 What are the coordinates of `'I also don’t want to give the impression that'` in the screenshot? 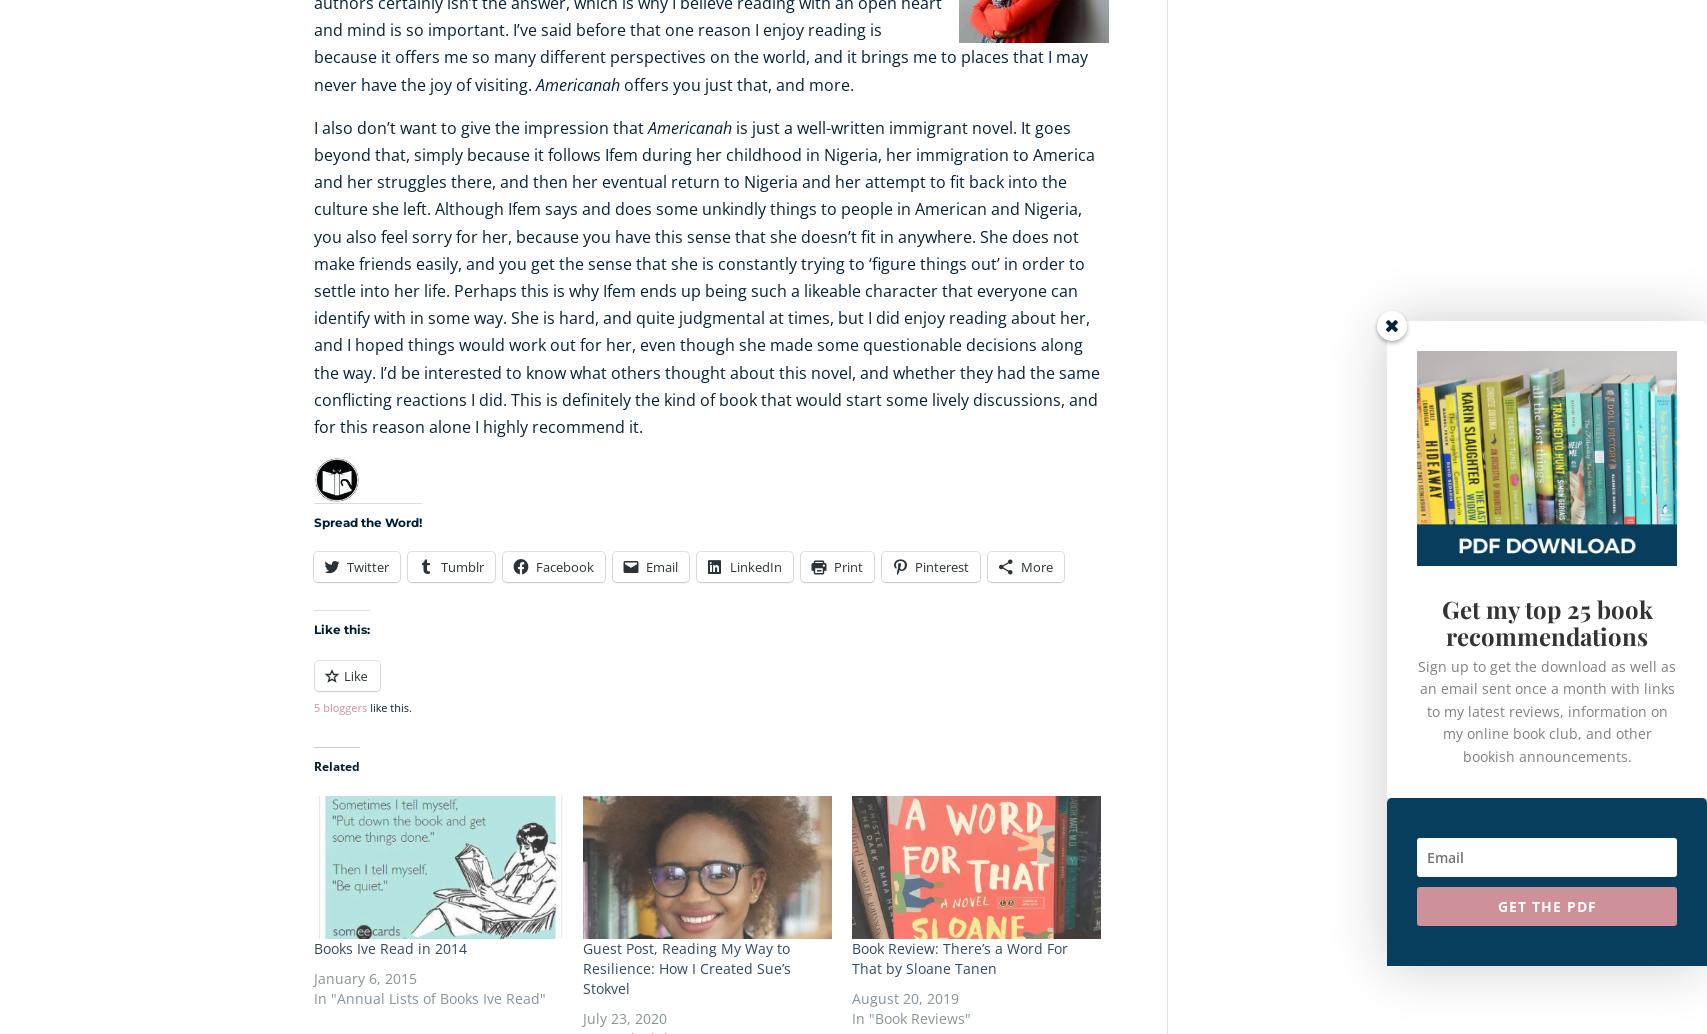 It's located at (480, 126).